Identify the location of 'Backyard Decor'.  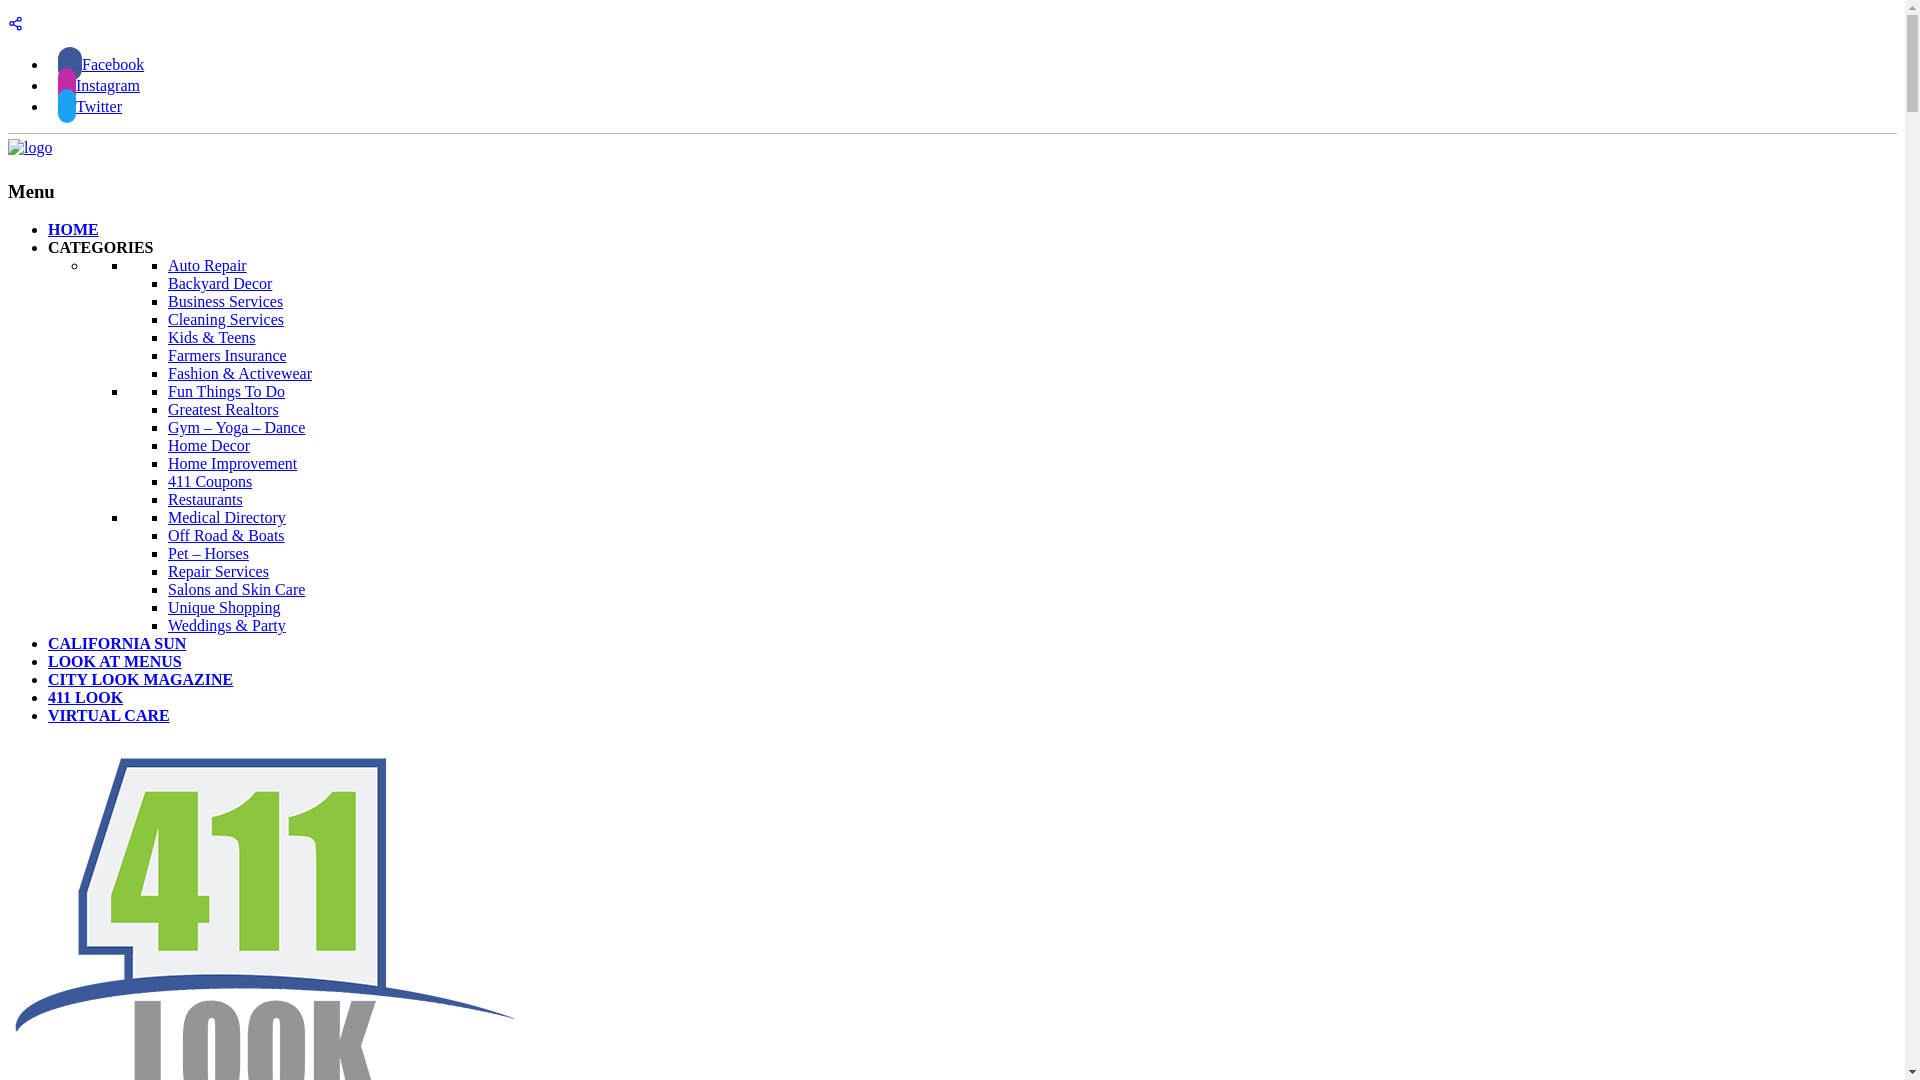
(220, 283).